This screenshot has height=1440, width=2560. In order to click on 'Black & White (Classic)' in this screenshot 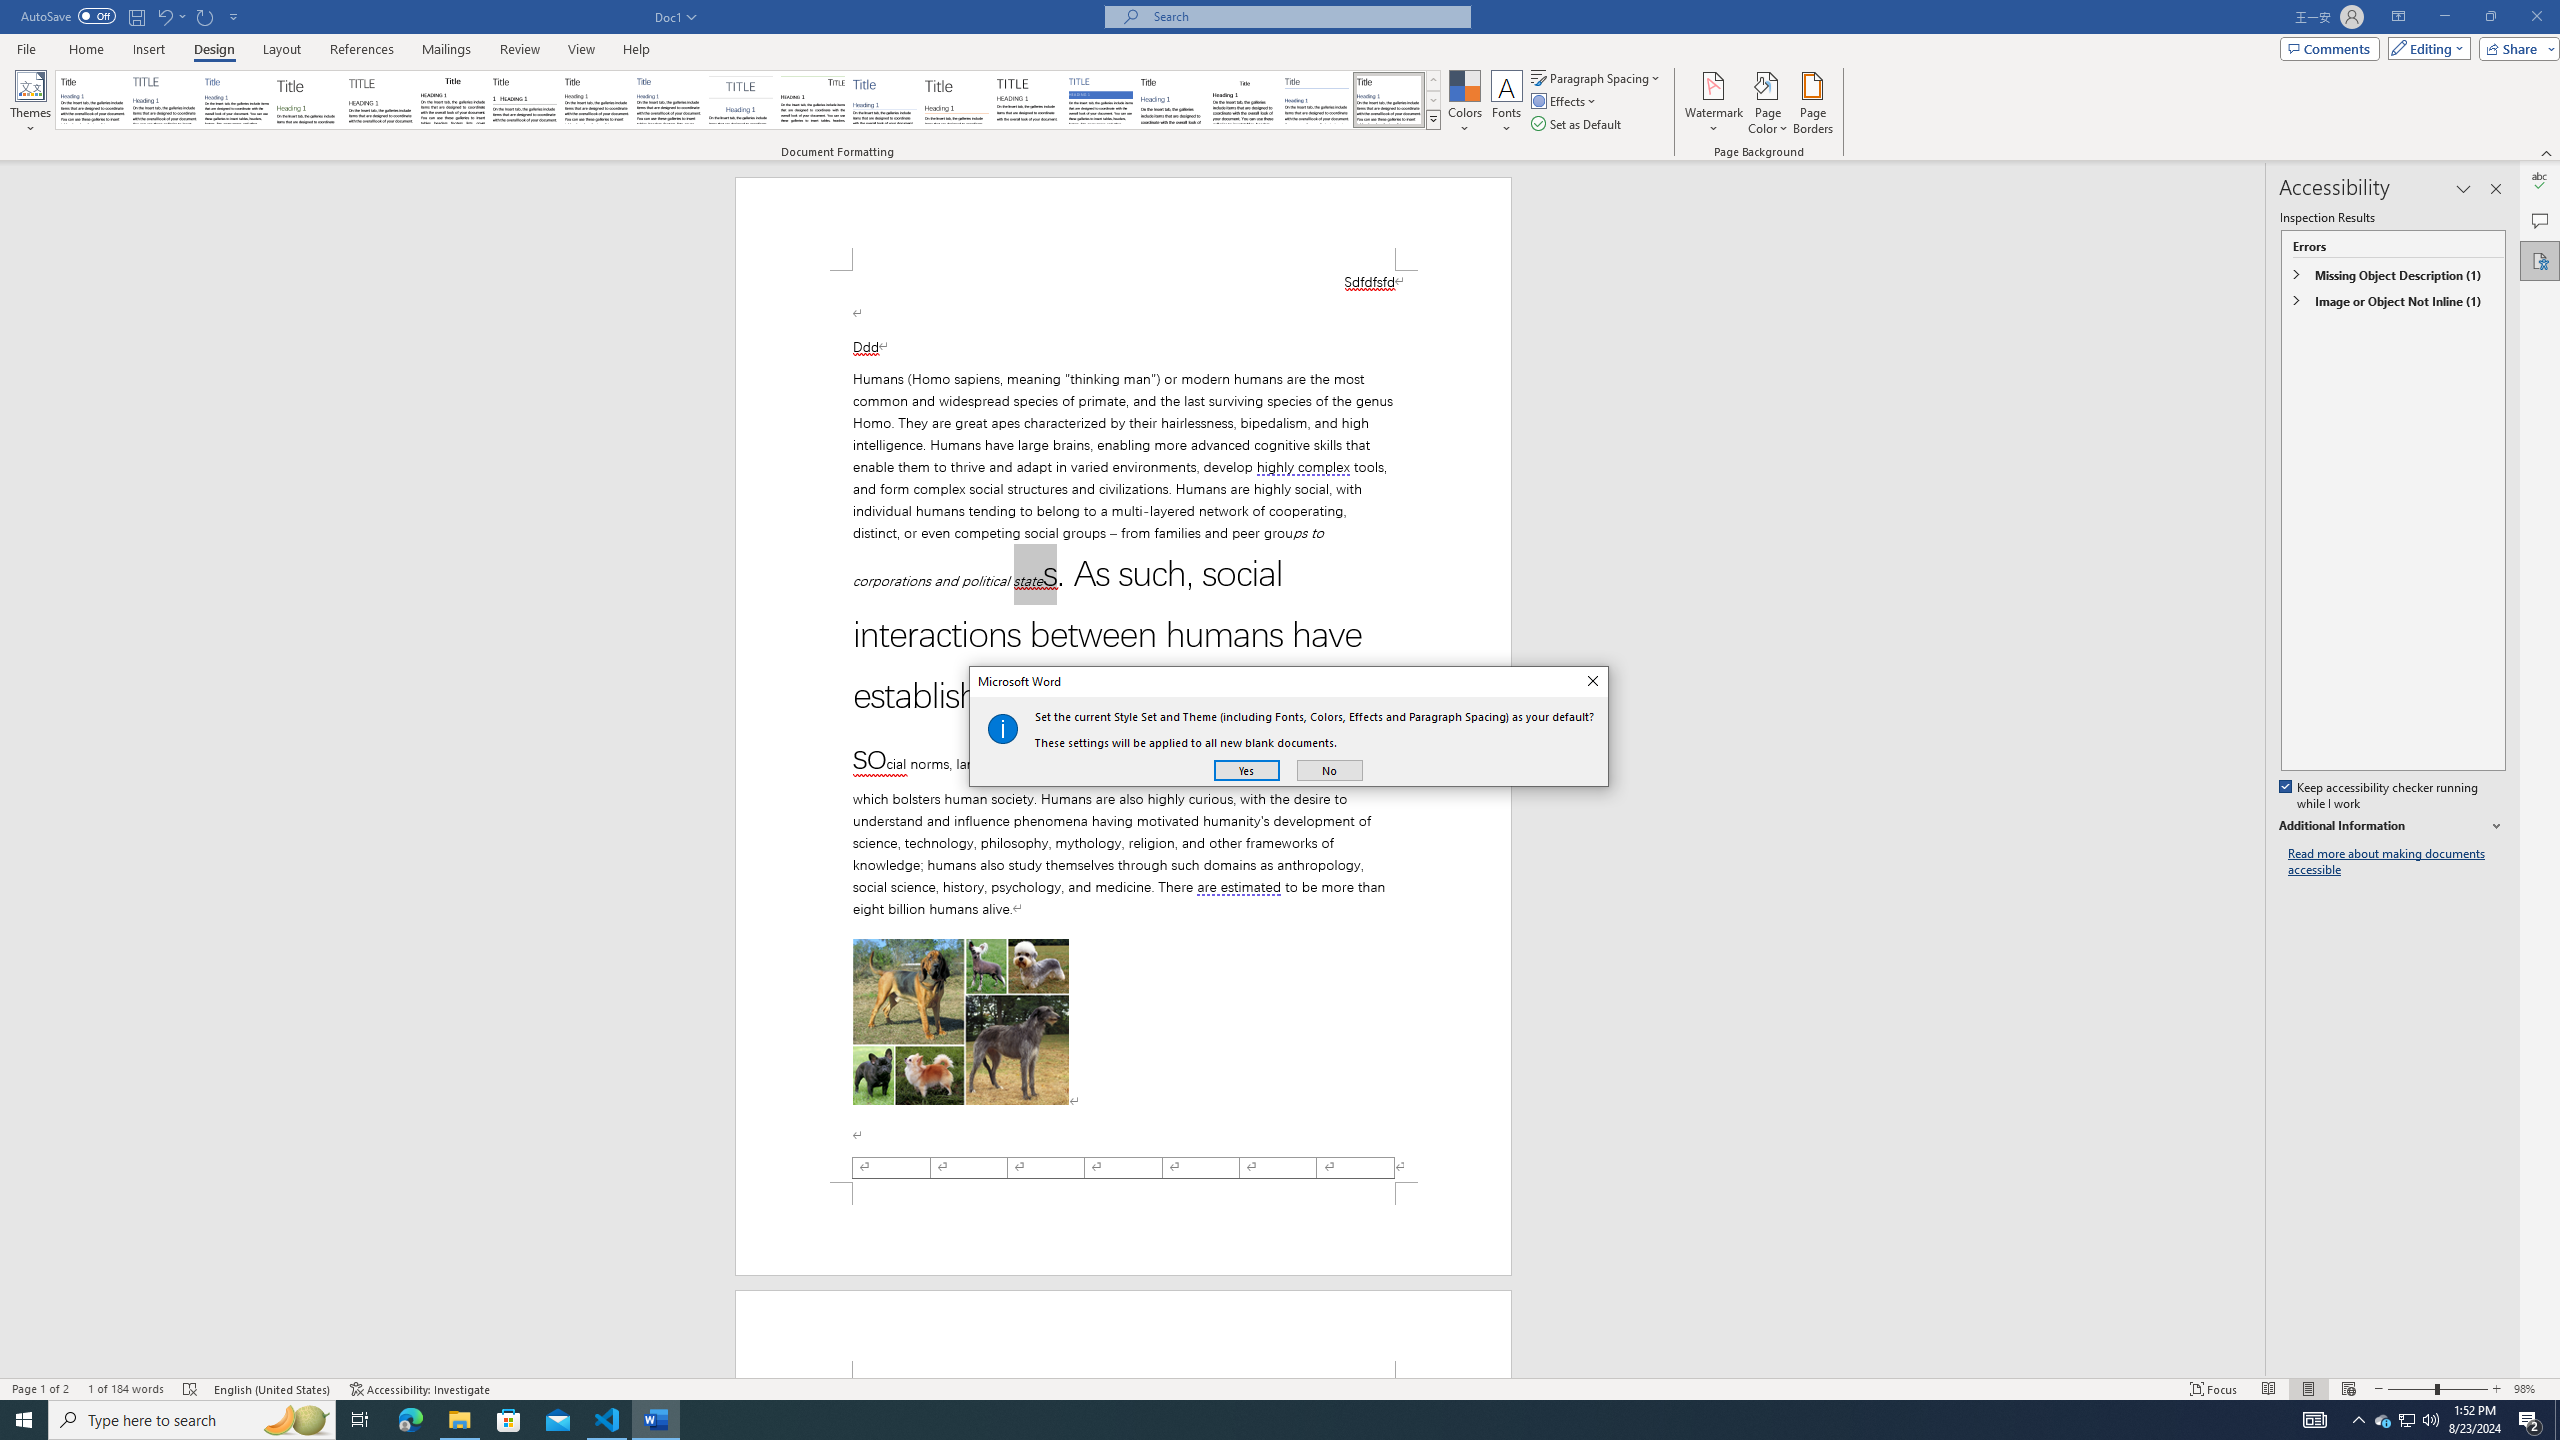, I will do `click(452, 99)`.